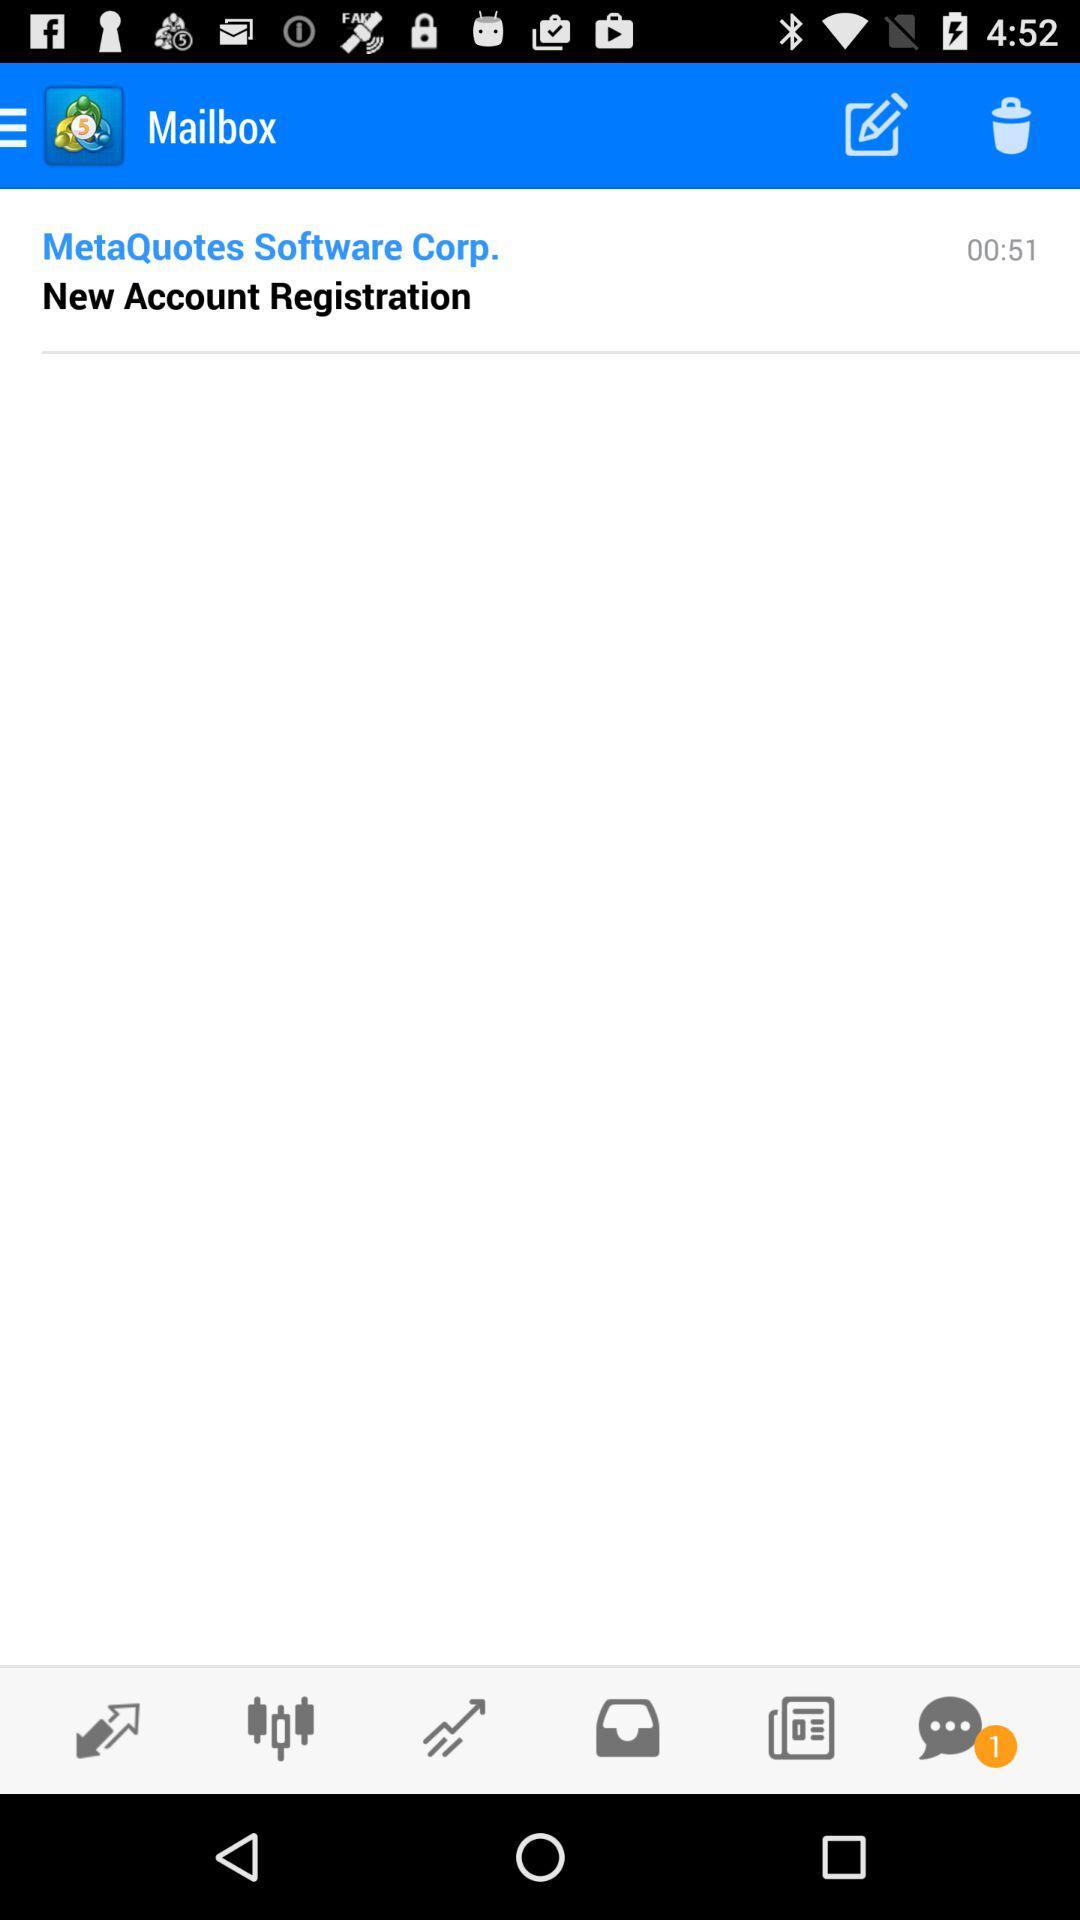  What do you see at coordinates (454, 1727) in the screenshot?
I see `attach your file option` at bounding box center [454, 1727].